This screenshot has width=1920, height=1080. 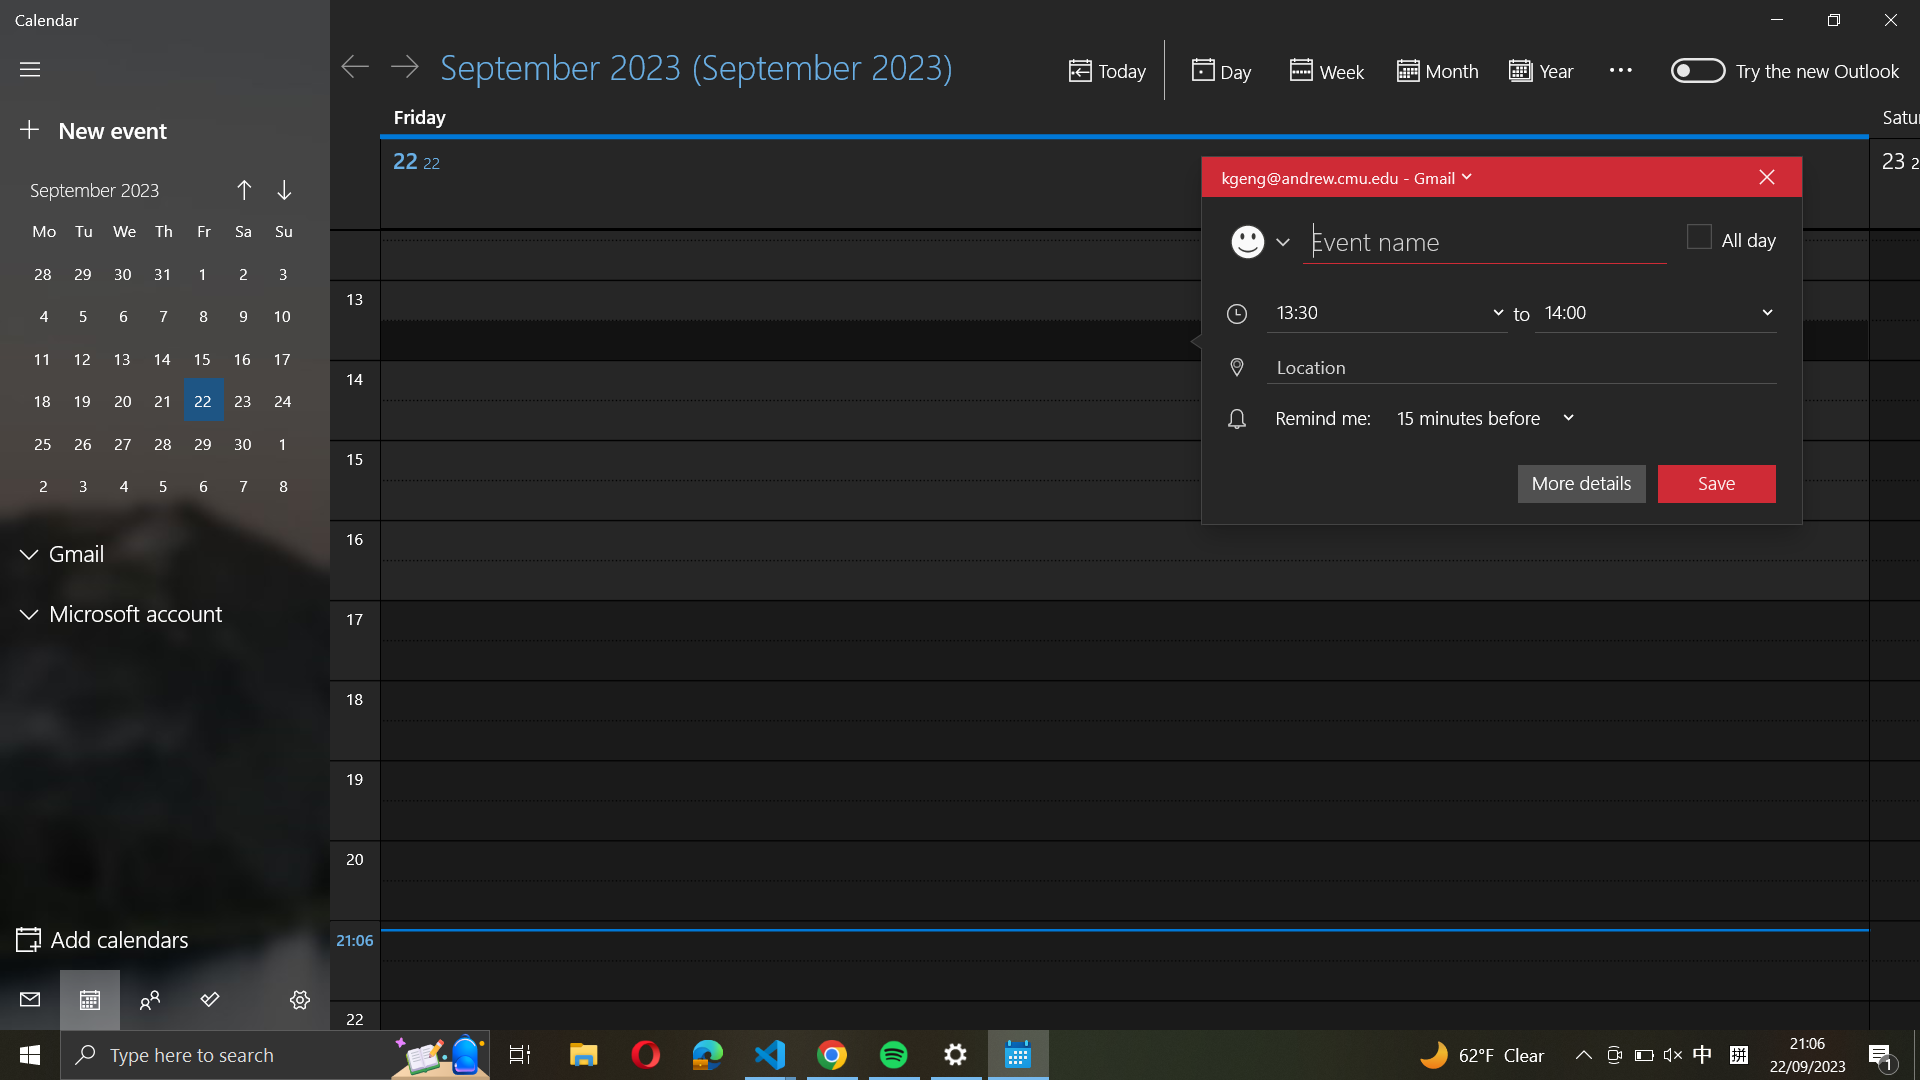 I want to click on Inspect the daily planner, so click(x=1220, y=69).